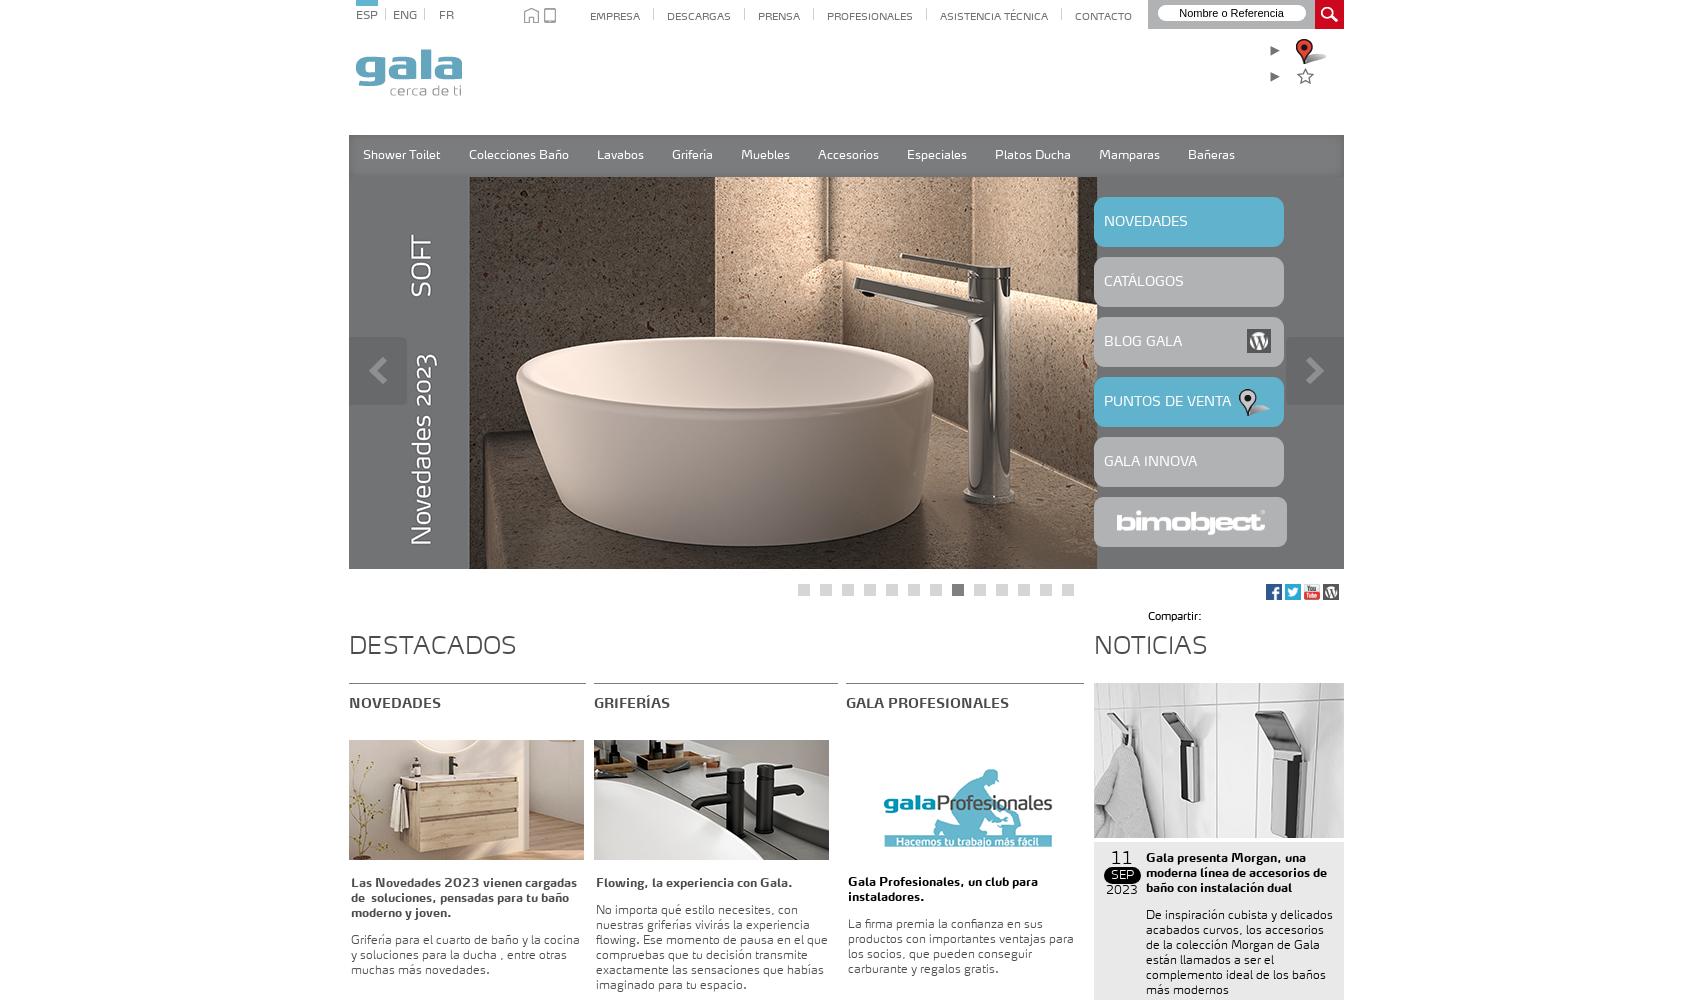 This screenshot has height=1000, width=1692. Describe the element at coordinates (905, 156) in the screenshot. I see `'Especiales'` at that location.